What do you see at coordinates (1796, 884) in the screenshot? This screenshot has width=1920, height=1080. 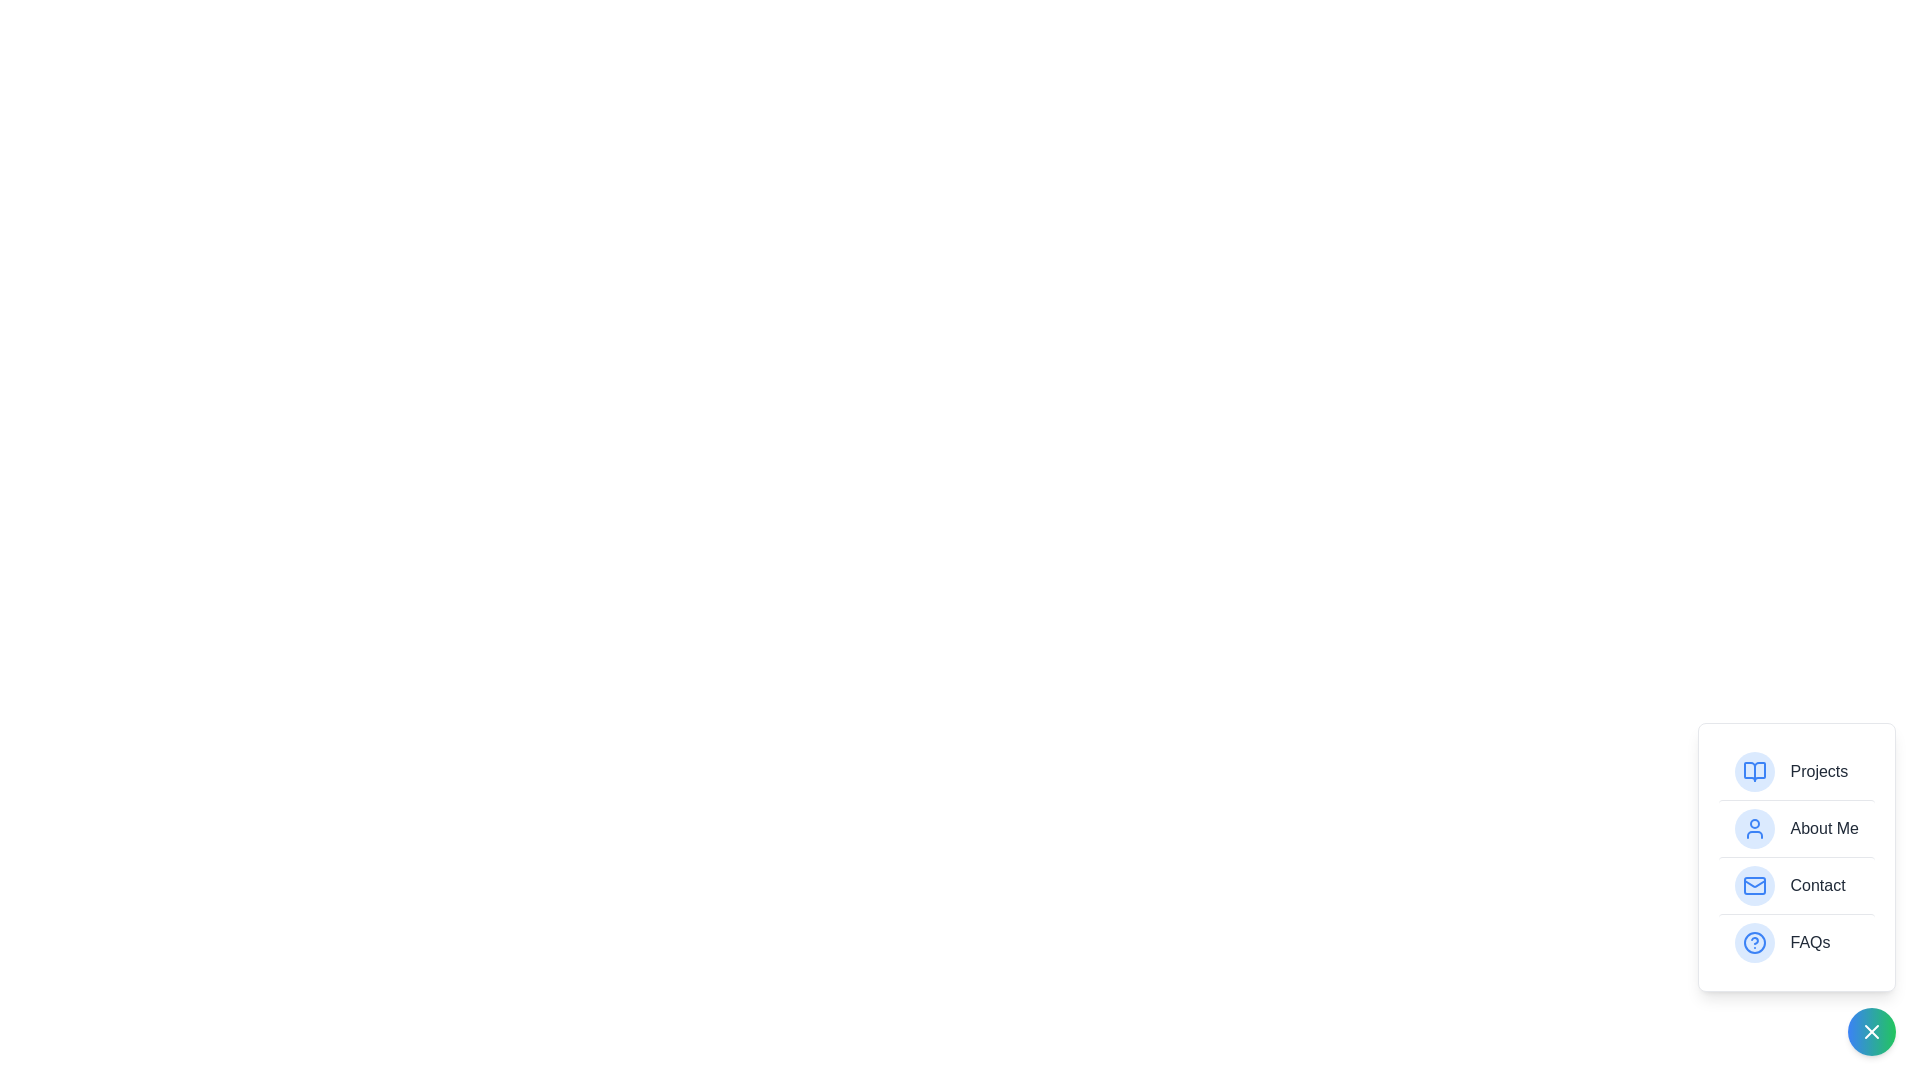 I see `the item labeled Contact to highlight it` at bounding box center [1796, 884].